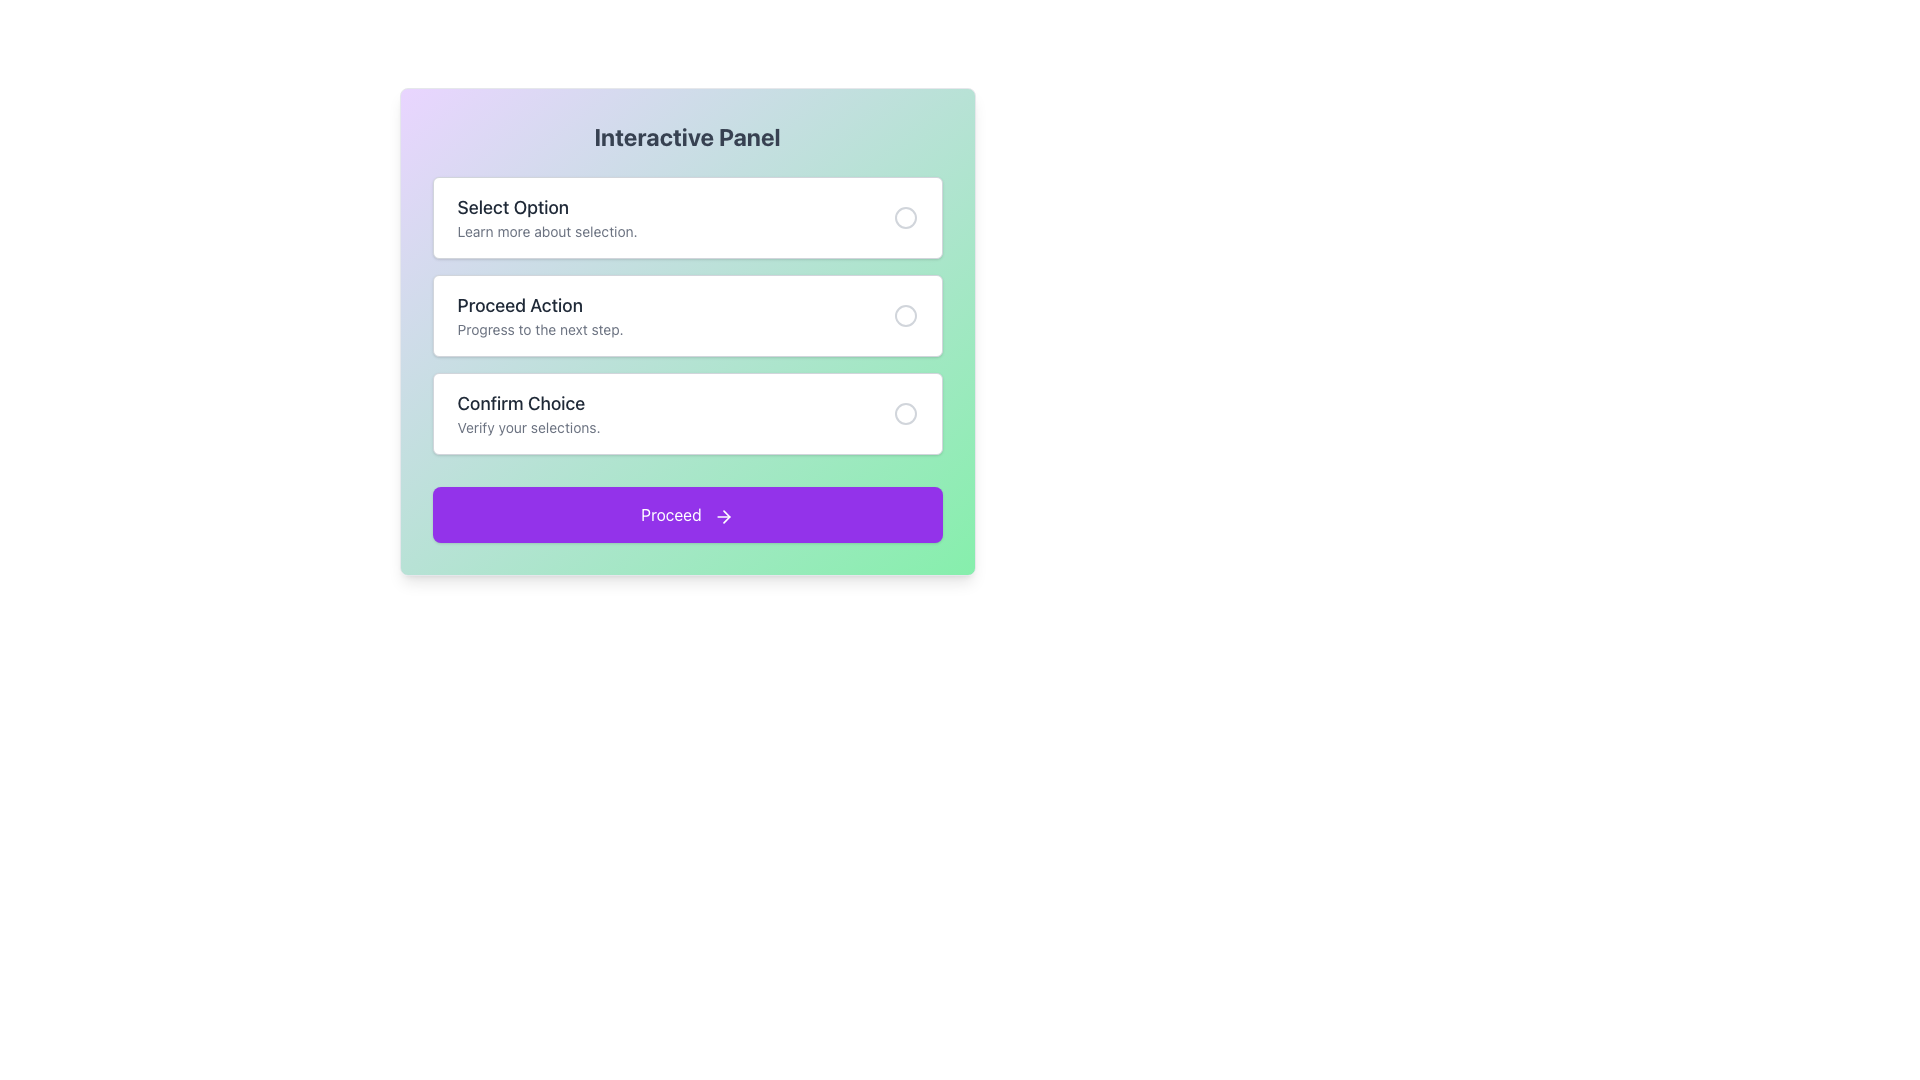 This screenshot has width=1920, height=1080. Describe the element at coordinates (725, 515) in the screenshot. I see `the arrow icon indicating forward movement located to the immediate right of the 'Proceed' text within the purple action button at the bottom of the interactive panel` at that location.